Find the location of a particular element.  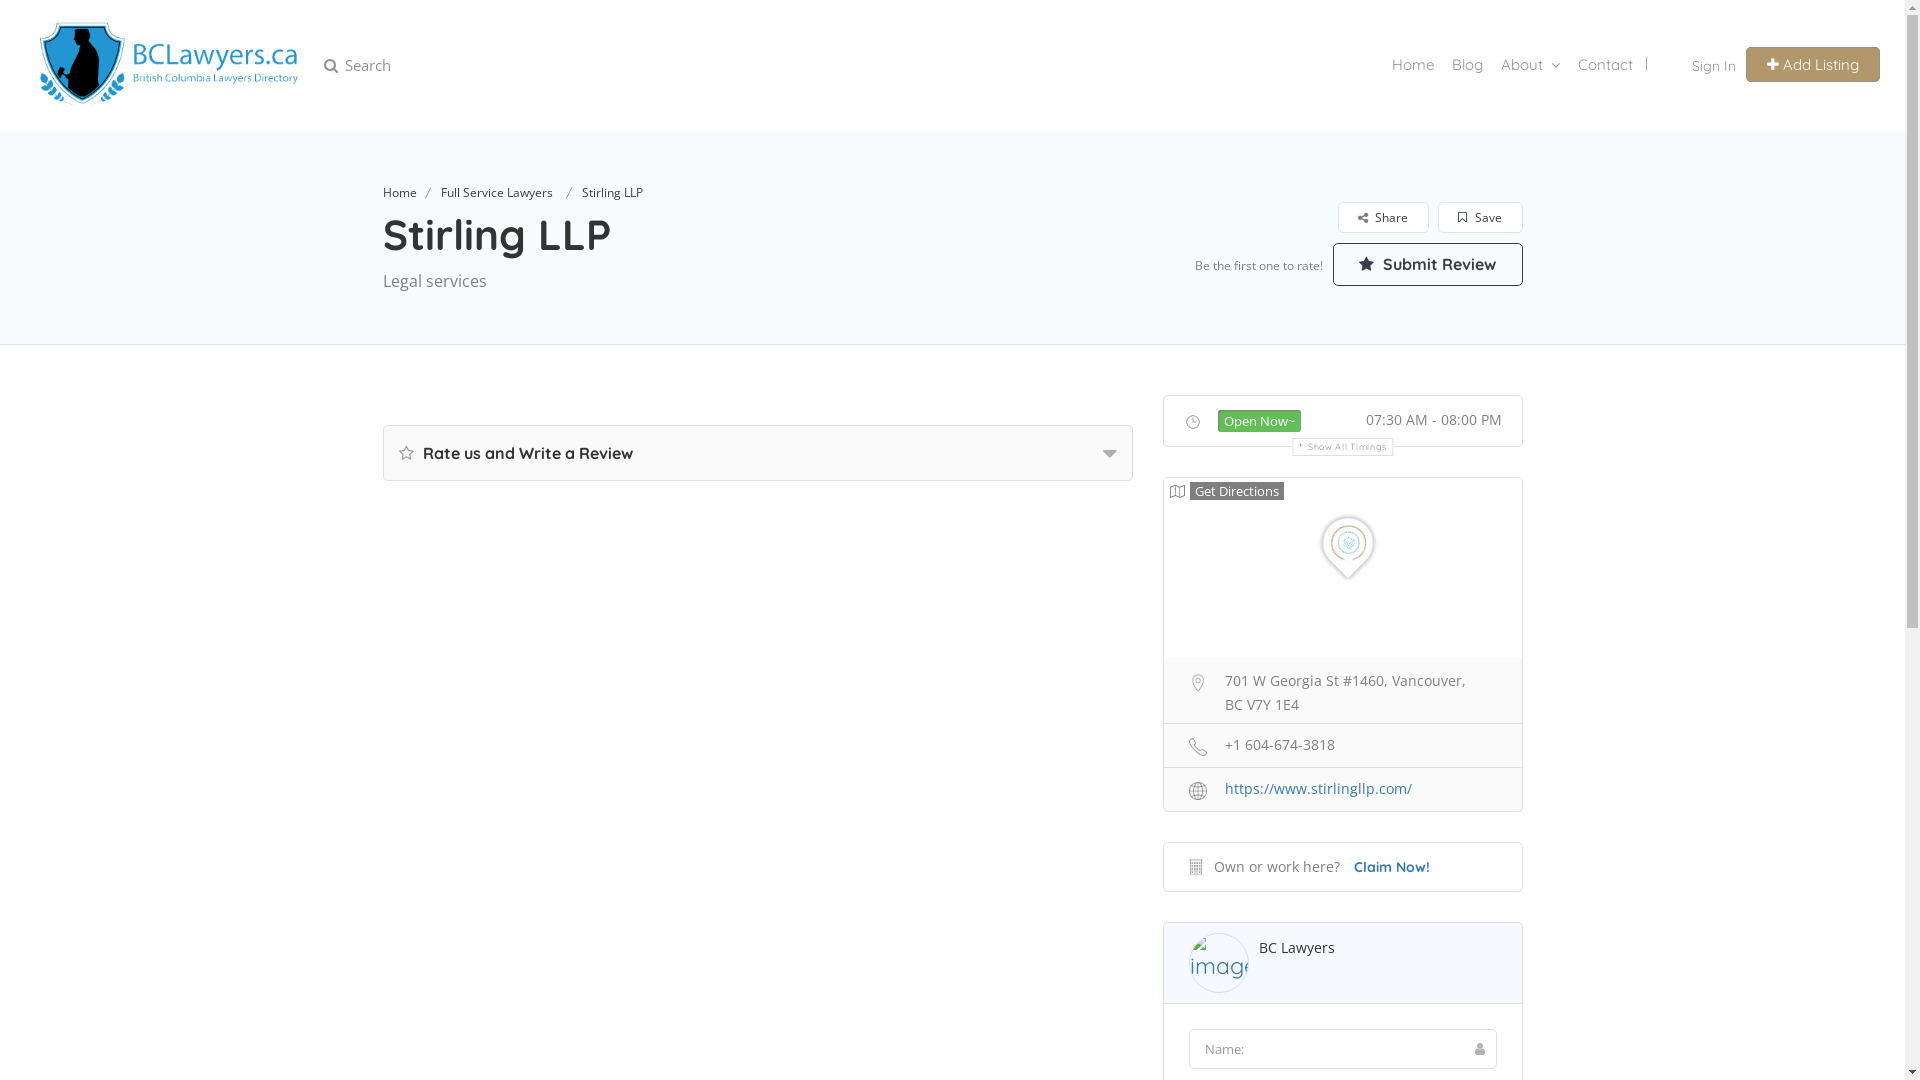

'Sign In' is located at coordinates (1712, 64).